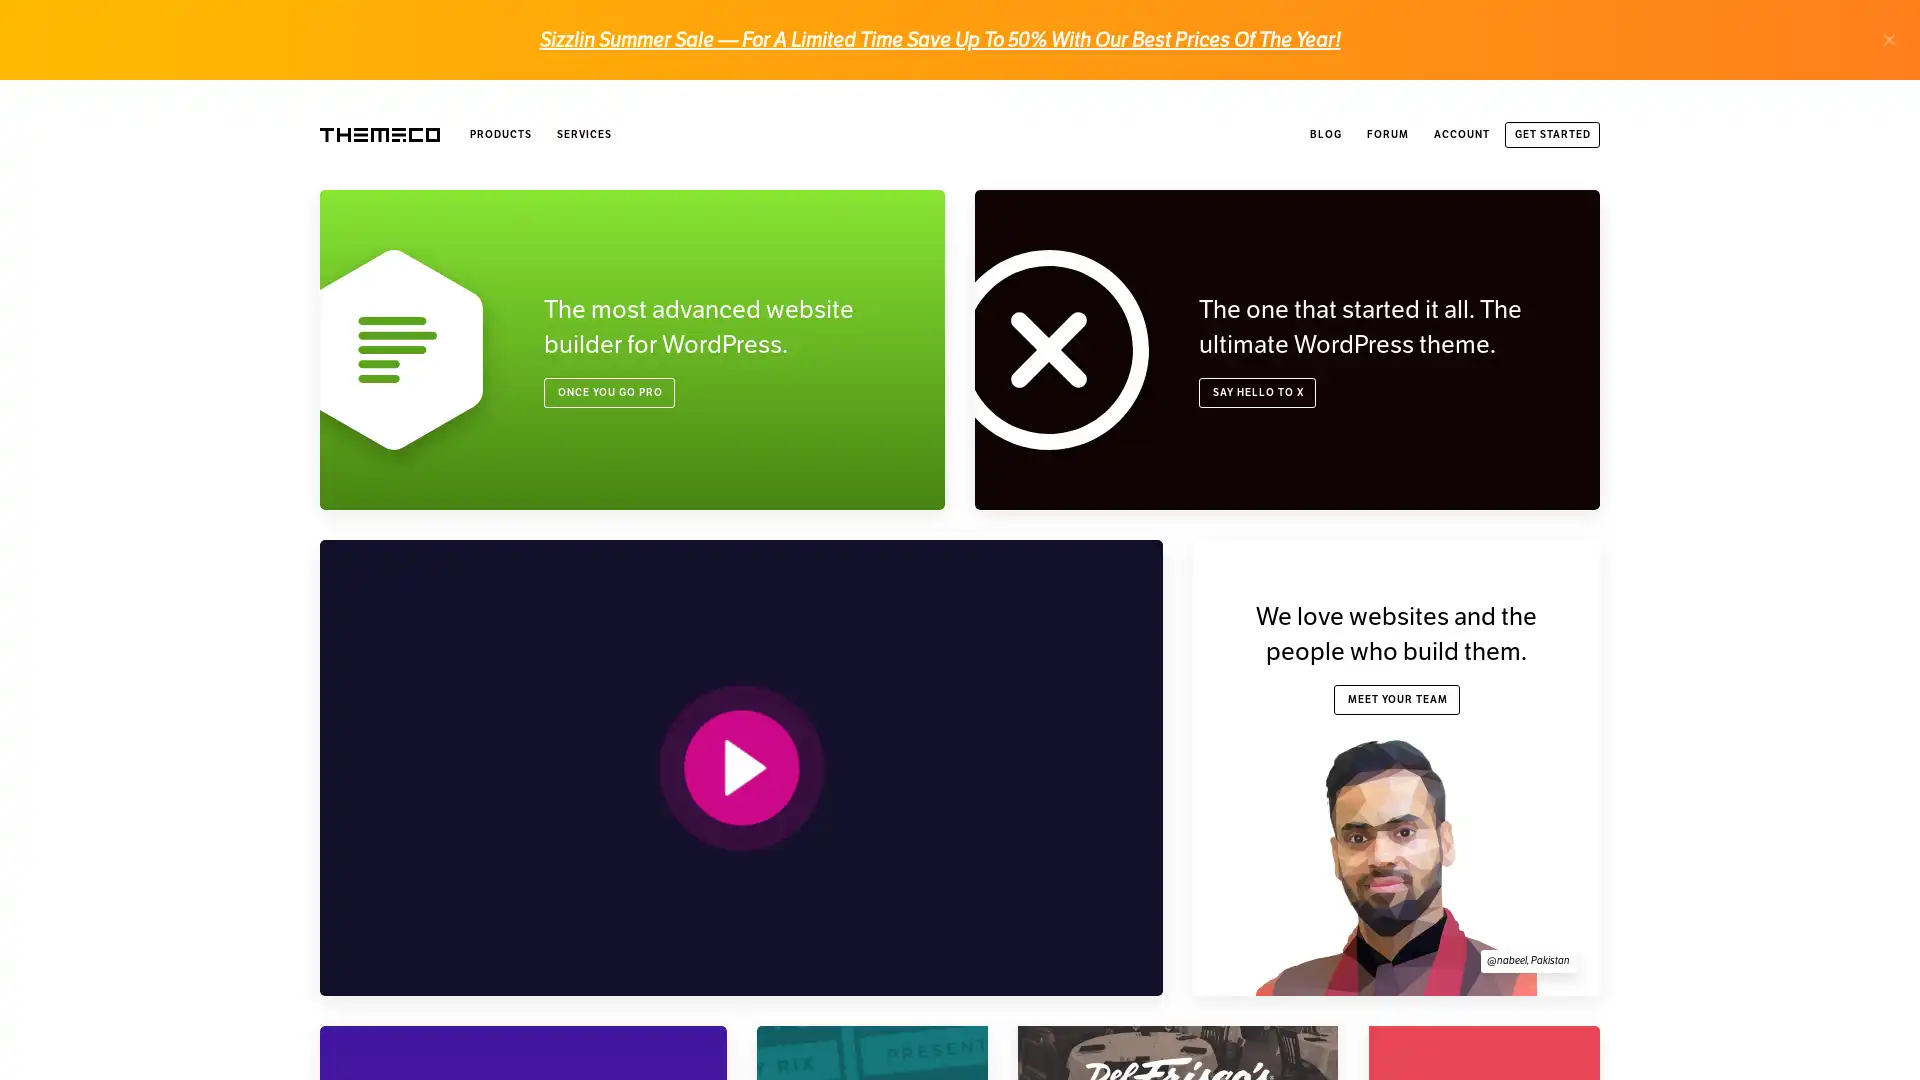  Describe the element at coordinates (740, 766) in the screenshot. I see `PLAY VIDEO` at that location.